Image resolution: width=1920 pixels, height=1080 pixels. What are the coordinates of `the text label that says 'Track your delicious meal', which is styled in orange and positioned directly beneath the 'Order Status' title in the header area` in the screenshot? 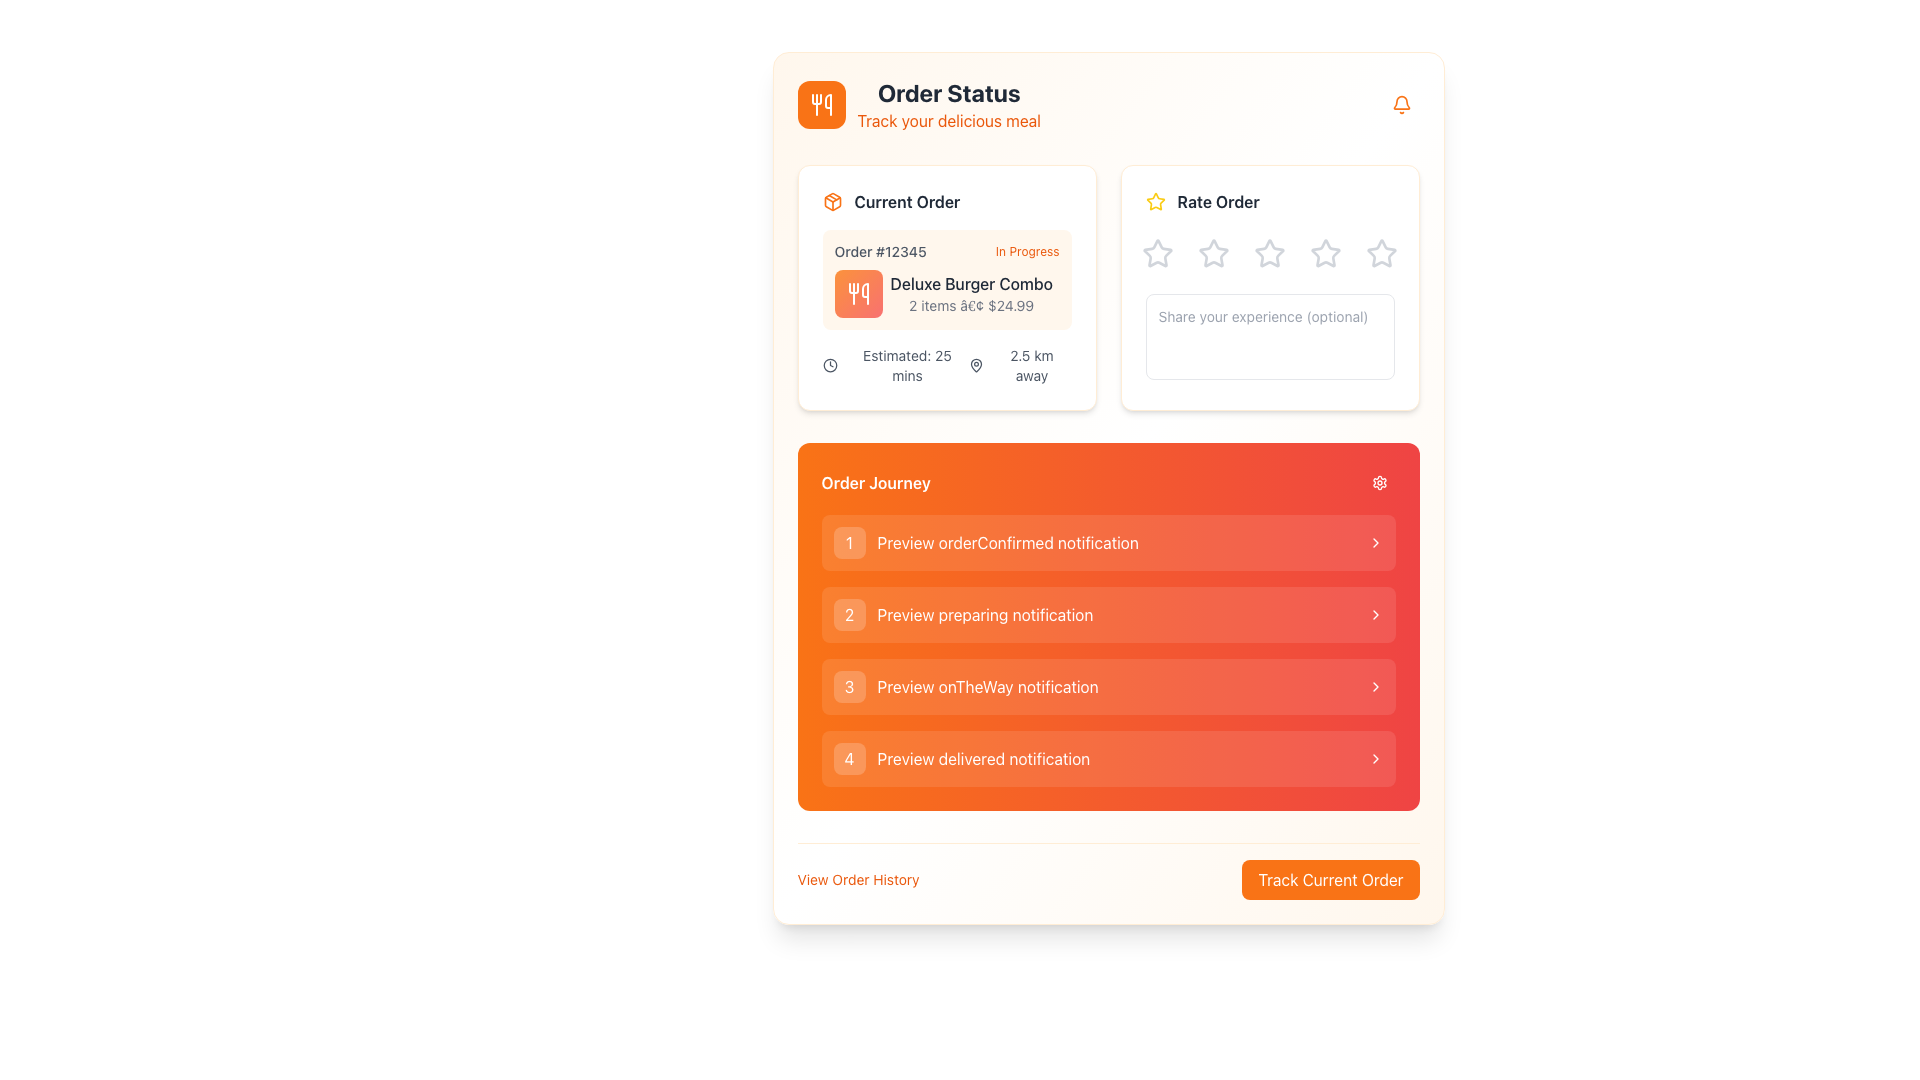 It's located at (948, 120).